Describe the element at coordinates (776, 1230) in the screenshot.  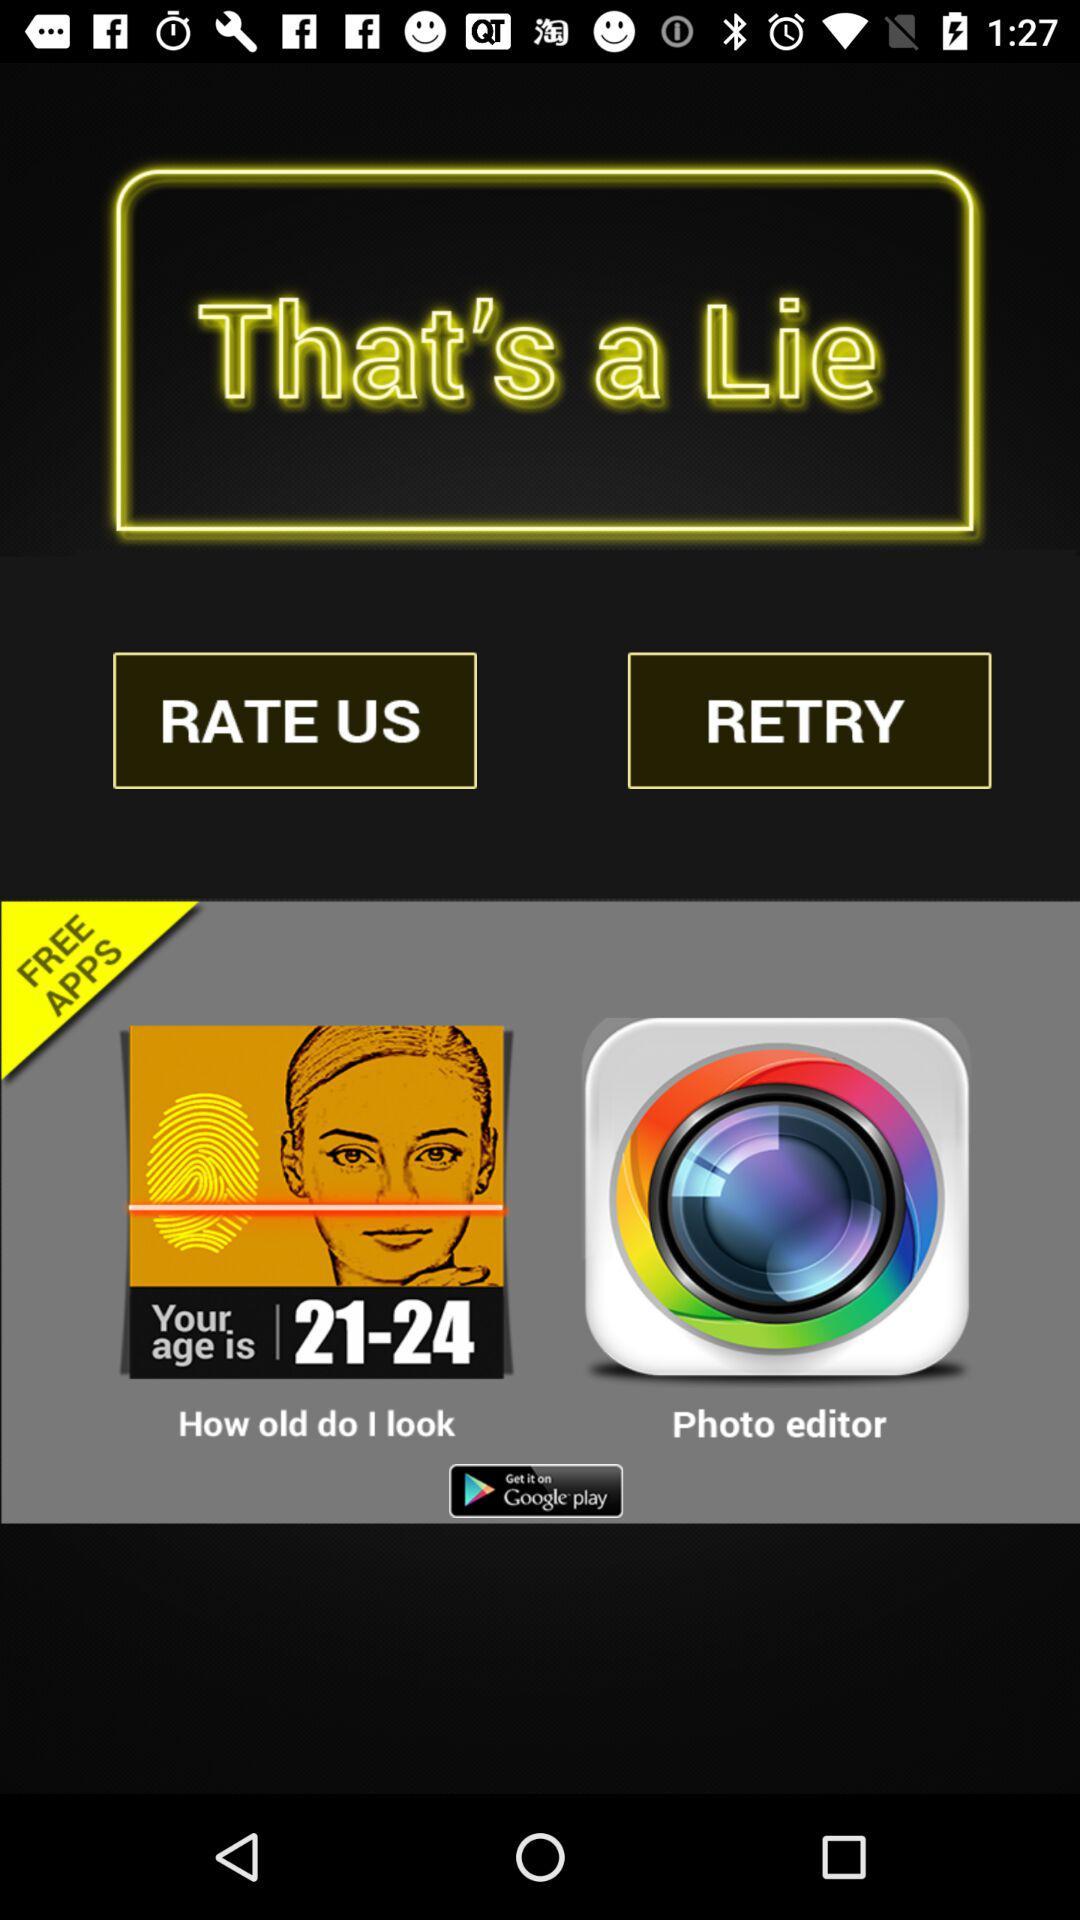
I see `open photo editor` at that location.